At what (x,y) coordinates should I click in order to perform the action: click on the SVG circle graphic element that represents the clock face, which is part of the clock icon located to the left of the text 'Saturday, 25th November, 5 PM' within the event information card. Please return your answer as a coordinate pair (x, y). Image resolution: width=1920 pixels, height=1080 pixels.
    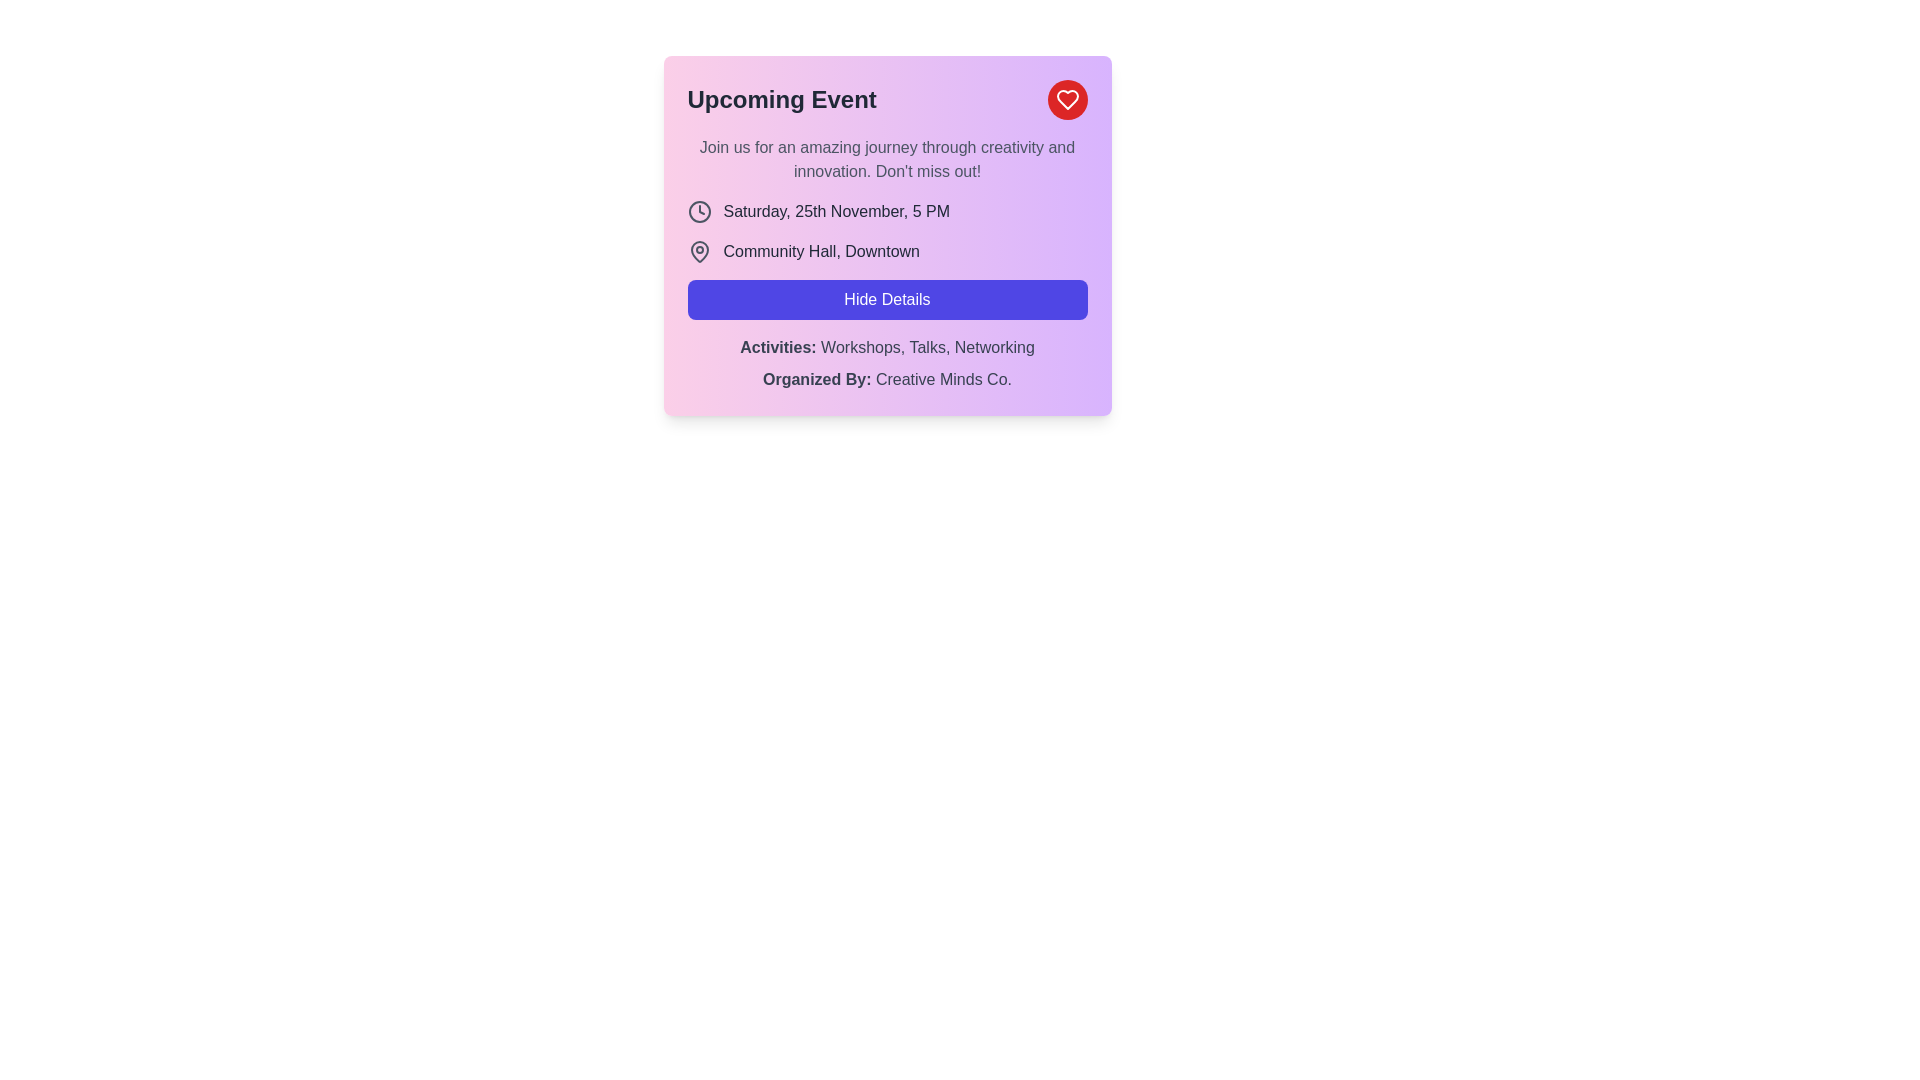
    Looking at the image, I should click on (699, 212).